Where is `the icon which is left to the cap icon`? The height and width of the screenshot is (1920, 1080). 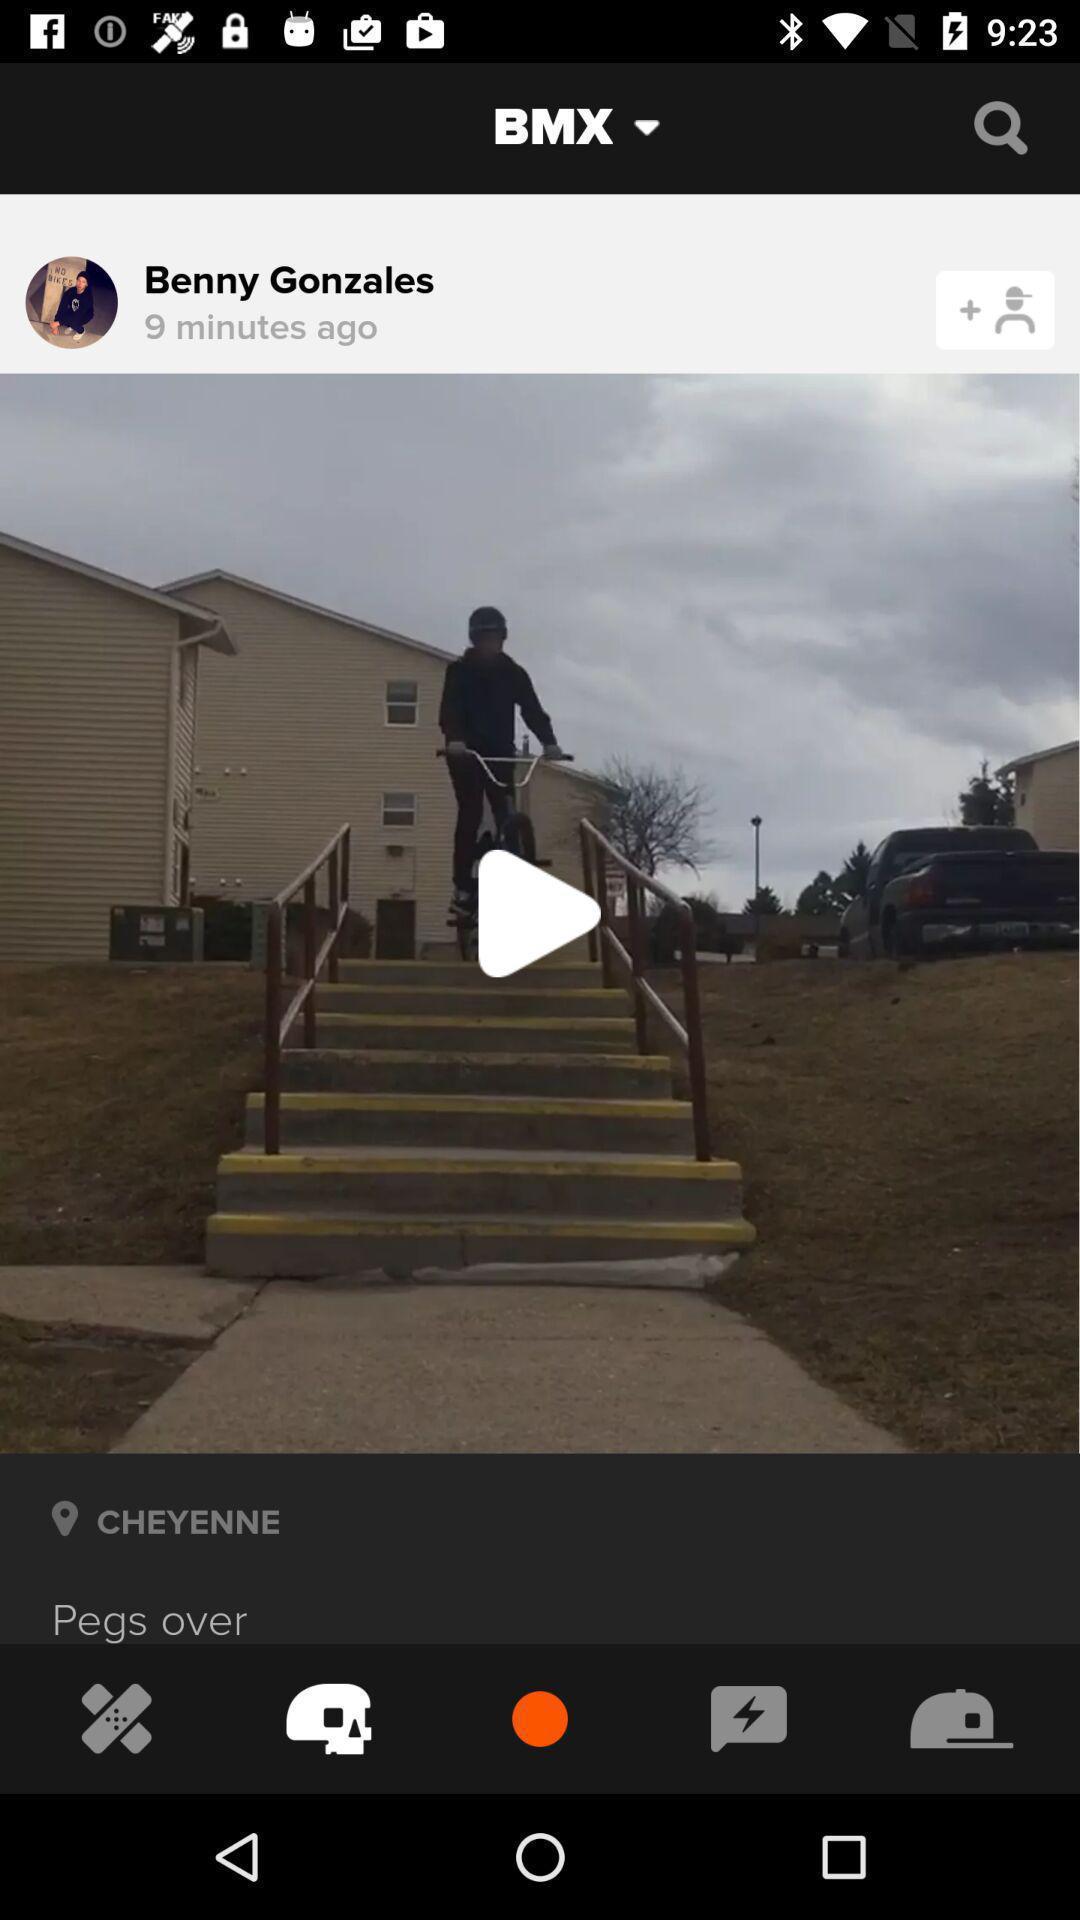
the icon which is left to the cap icon is located at coordinates (749, 1718).